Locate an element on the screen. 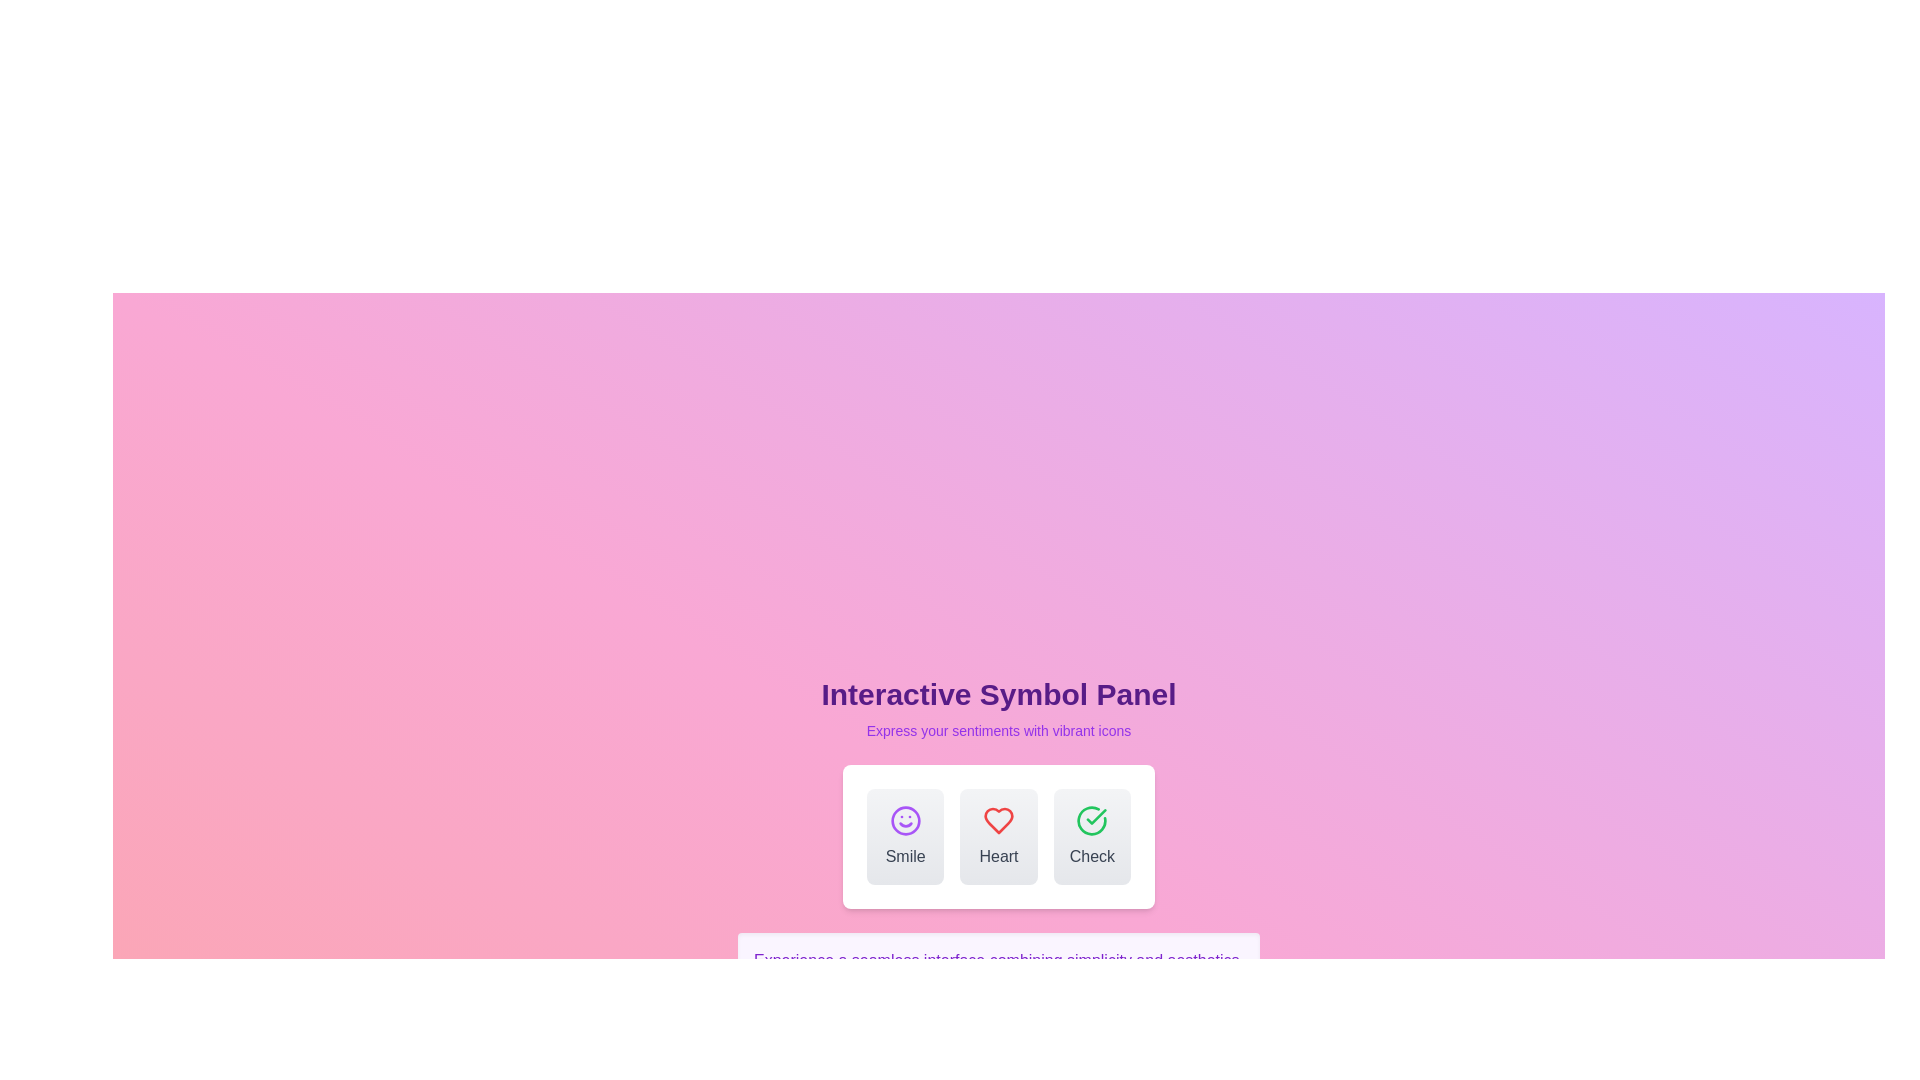  the text label displaying 'Express your sentiments with vibrant icons', which is positioned centrally below the title 'Interactive Symbol Panel' is located at coordinates (998, 731).